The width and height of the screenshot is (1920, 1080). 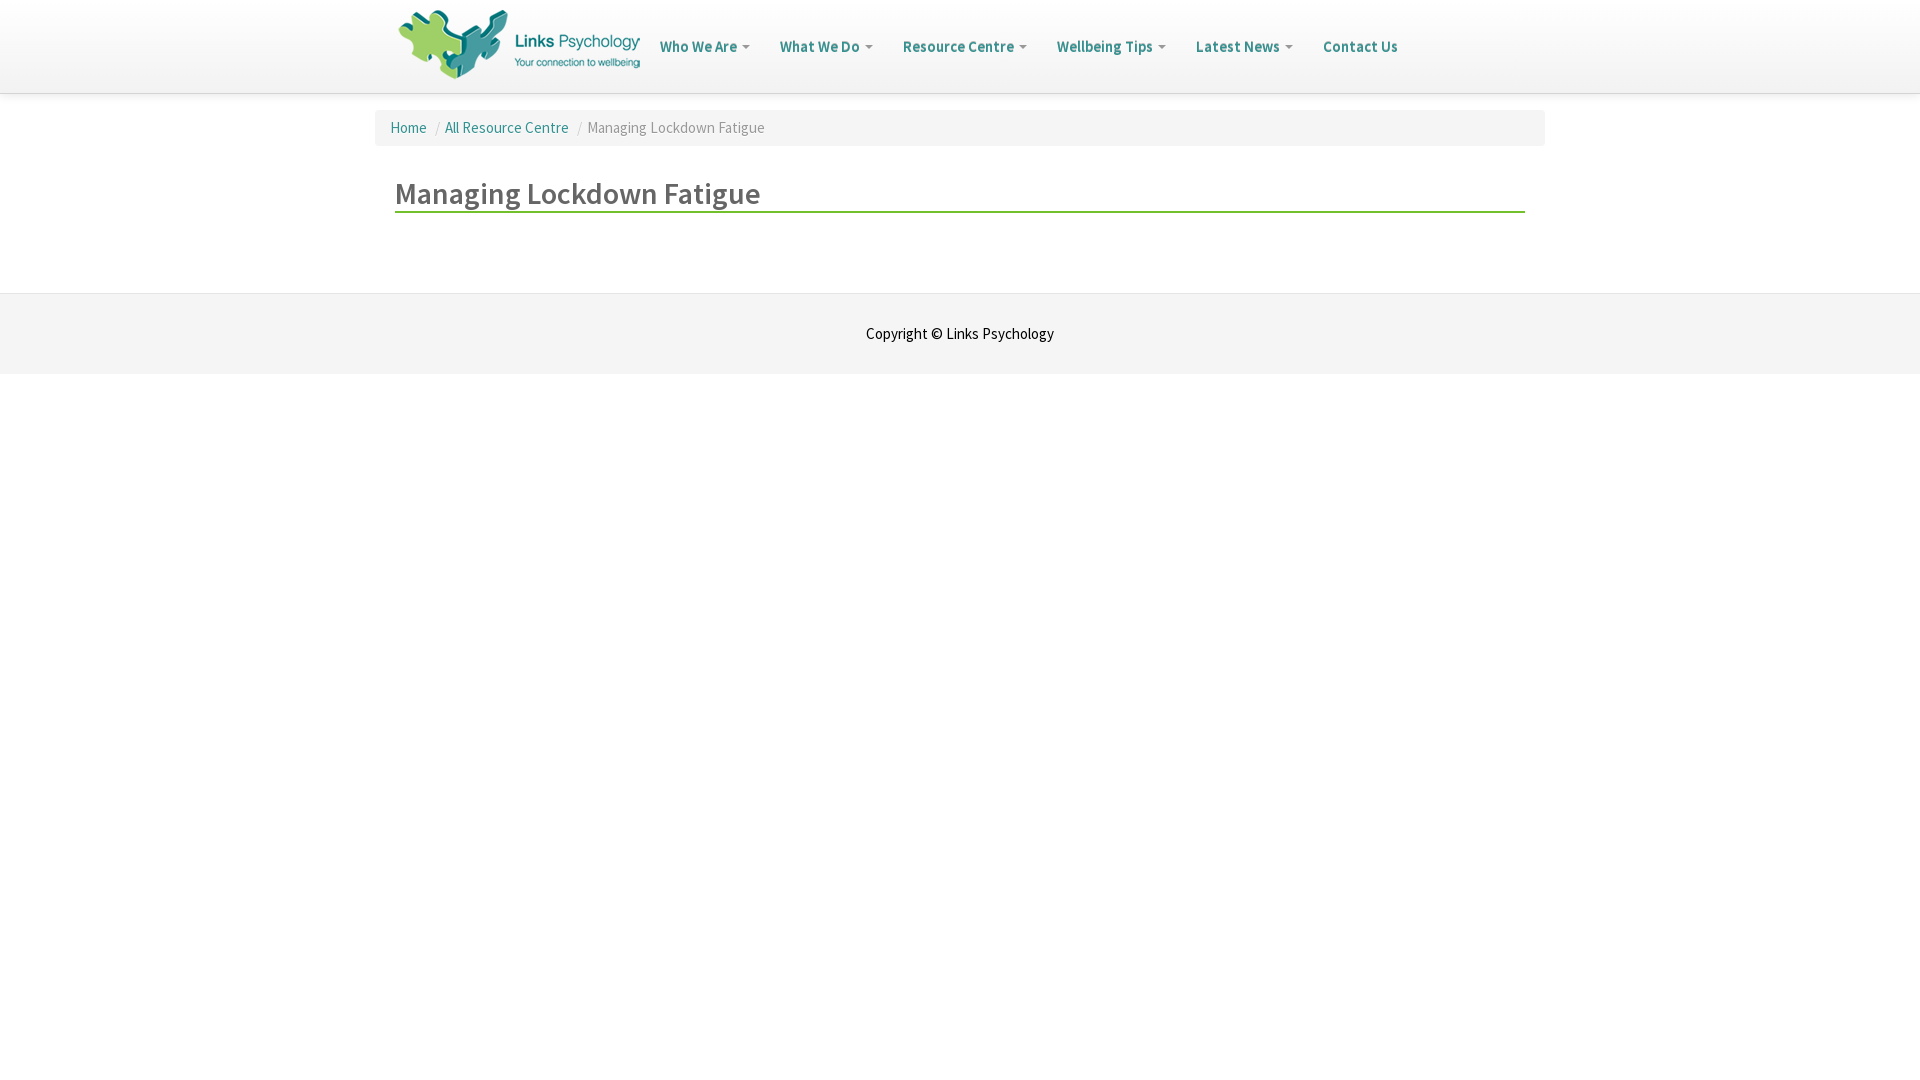 I want to click on 'Resource Centre', so click(x=964, y=45).